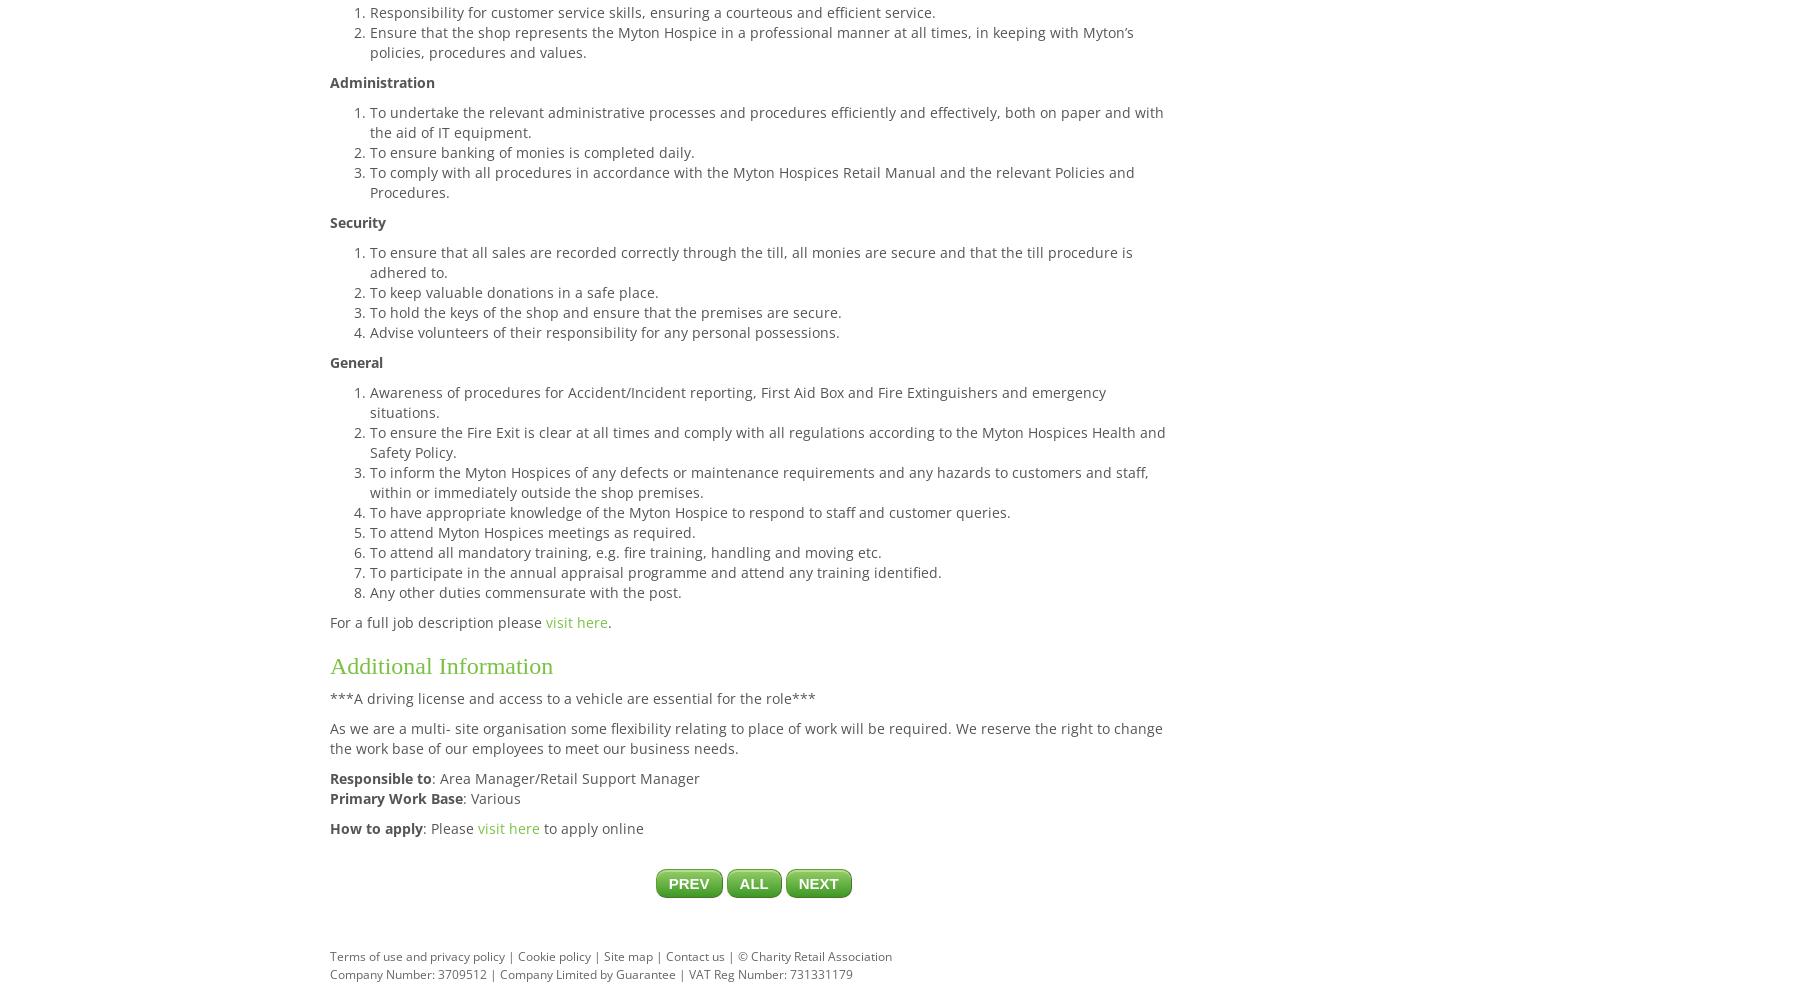 The width and height of the screenshot is (1800, 993). What do you see at coordinates (441, 665) in the screenshot?
I see `'Additional Information'` at bounding box center [441, 665].